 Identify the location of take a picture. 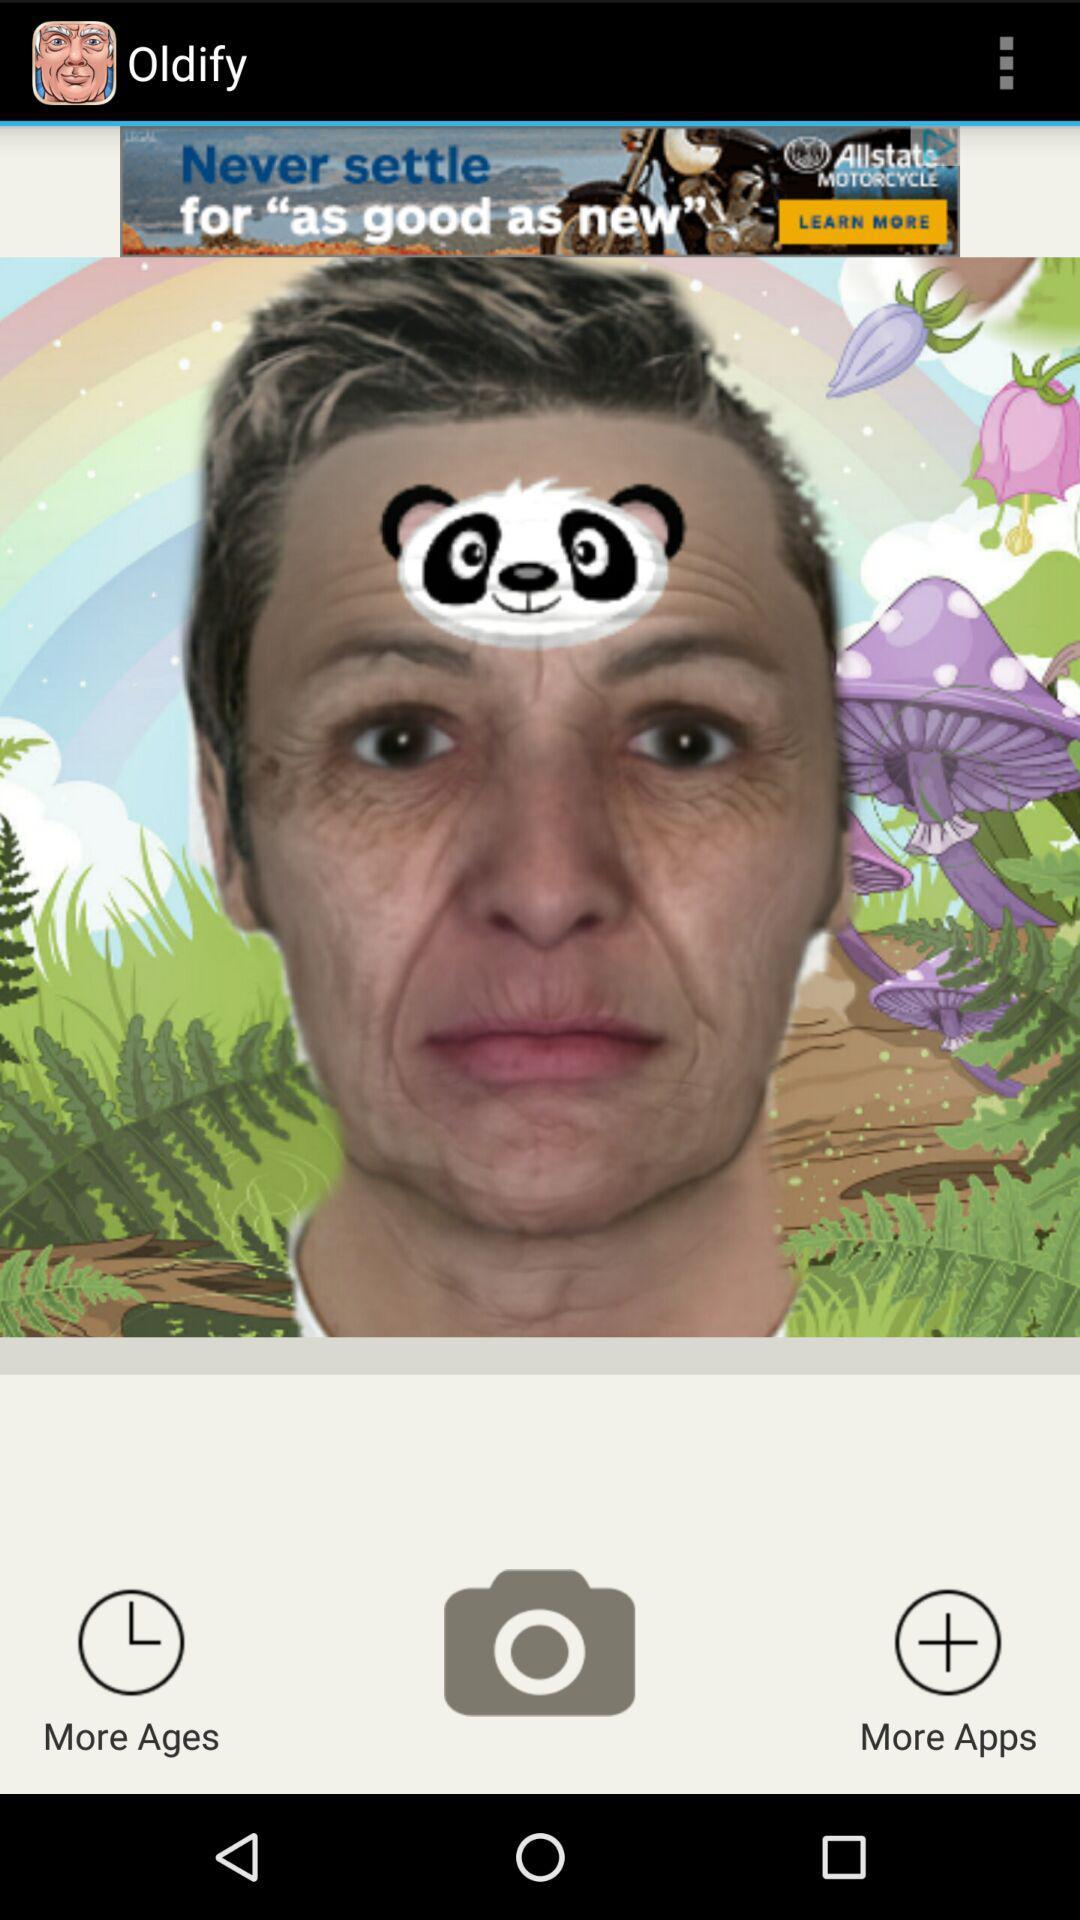
(538, 1642).